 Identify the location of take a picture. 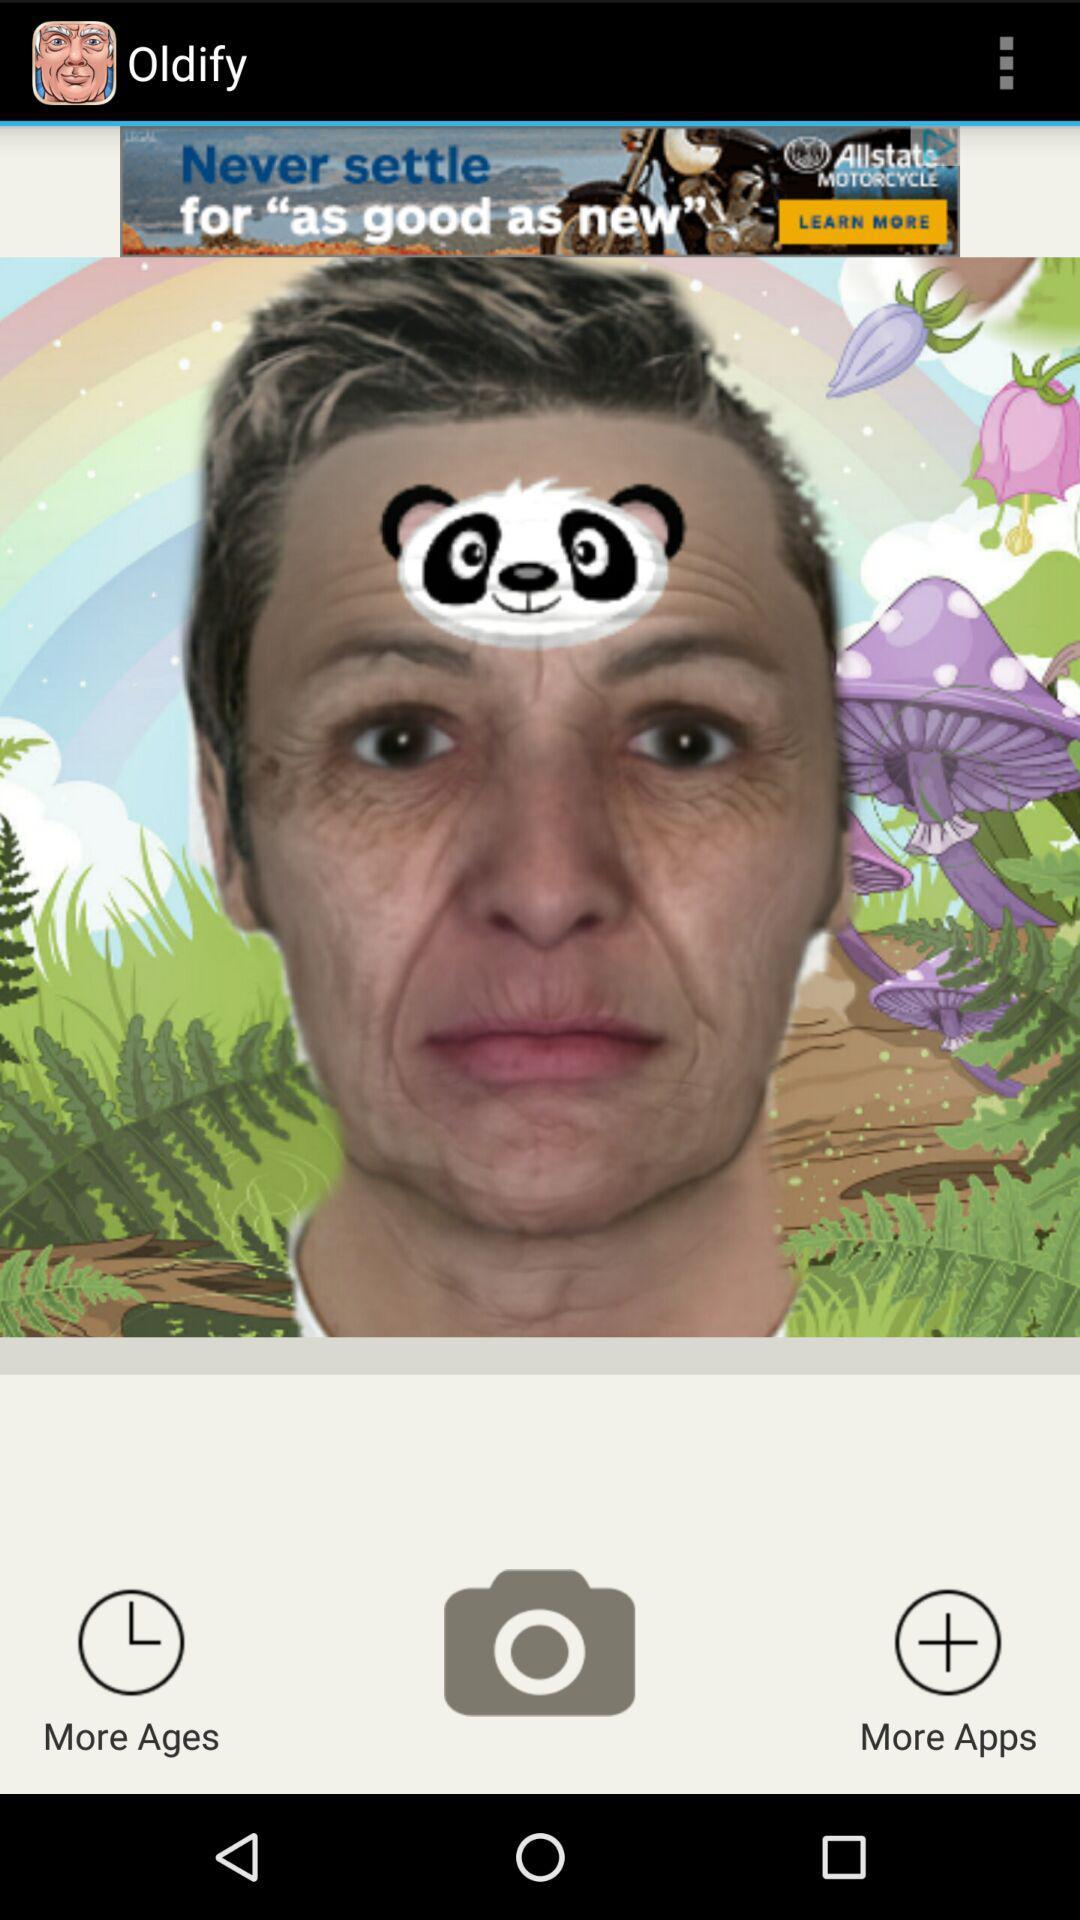
(538, 1642).